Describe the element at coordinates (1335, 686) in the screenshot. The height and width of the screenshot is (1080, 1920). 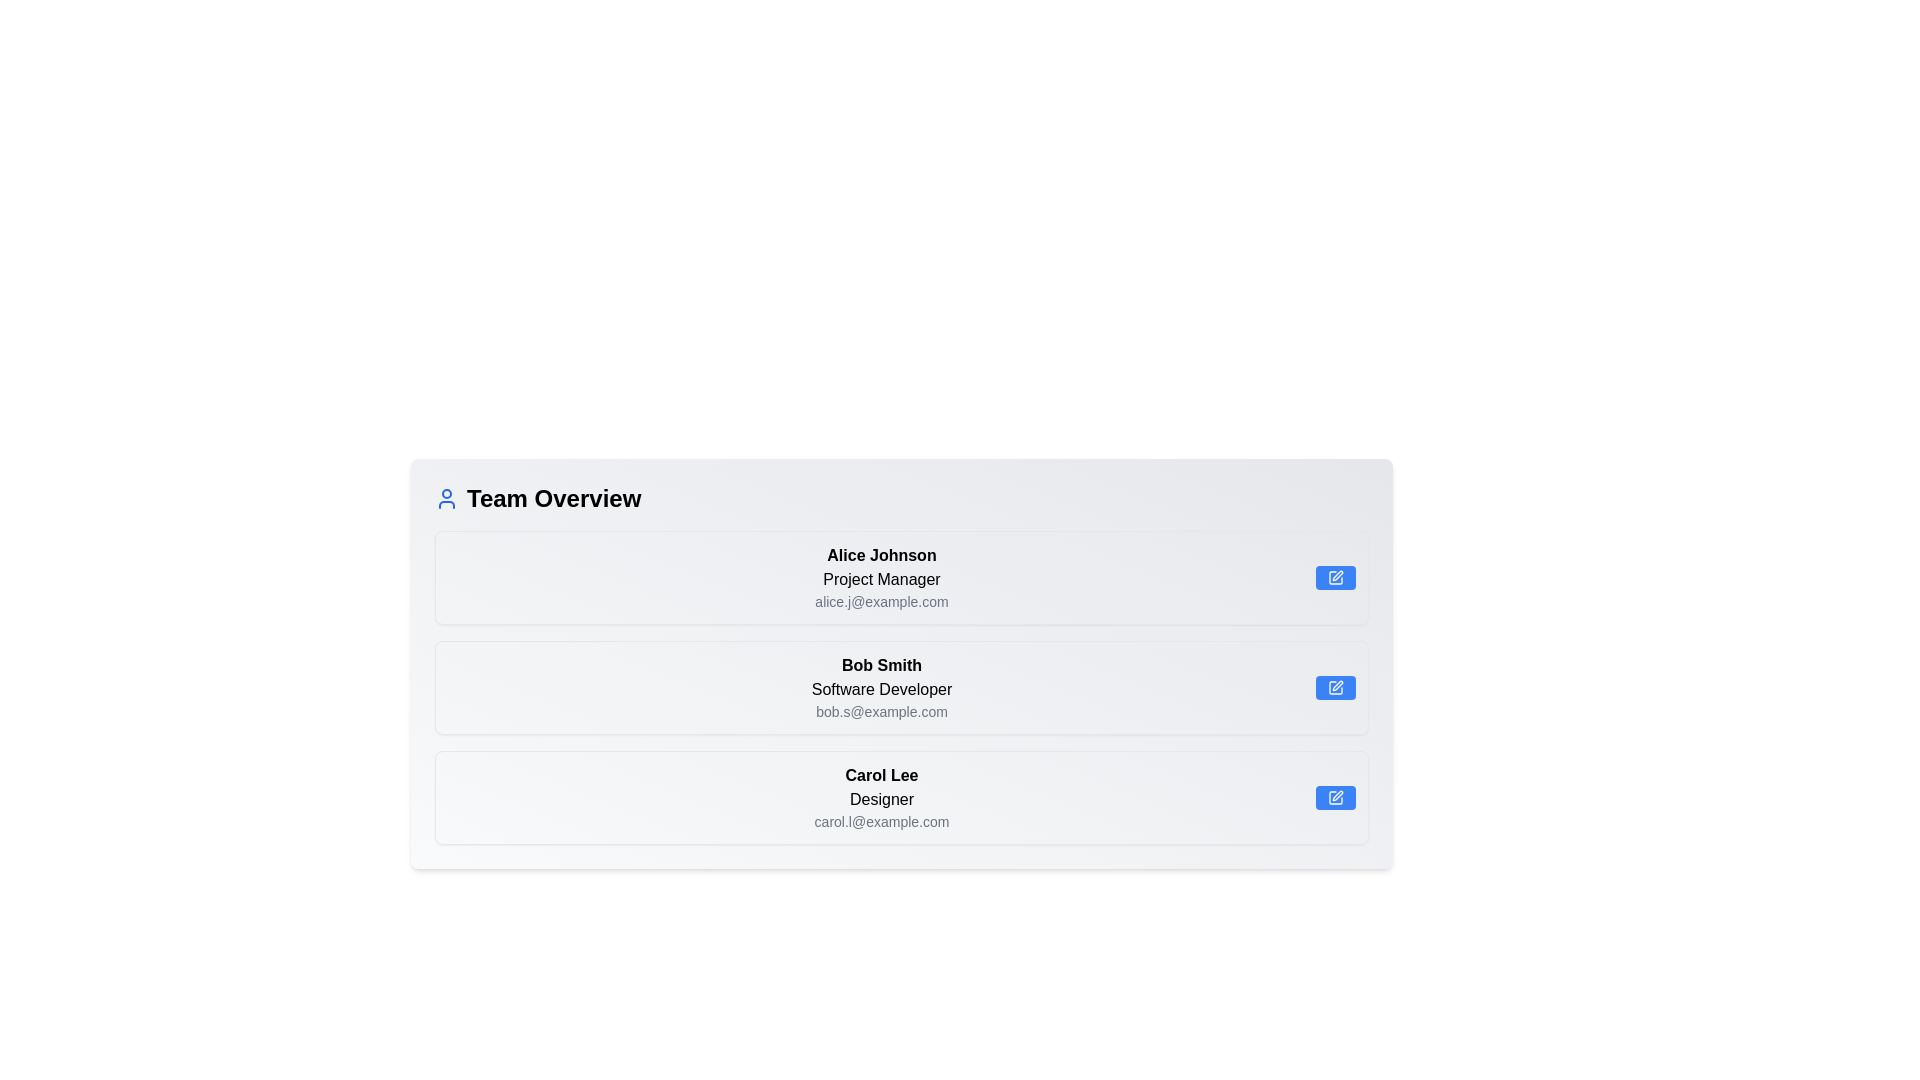
I see `the editing icon located within the blue button to the right of the 'Bob Smith' user card in the 'Team Overview' section` at that location.